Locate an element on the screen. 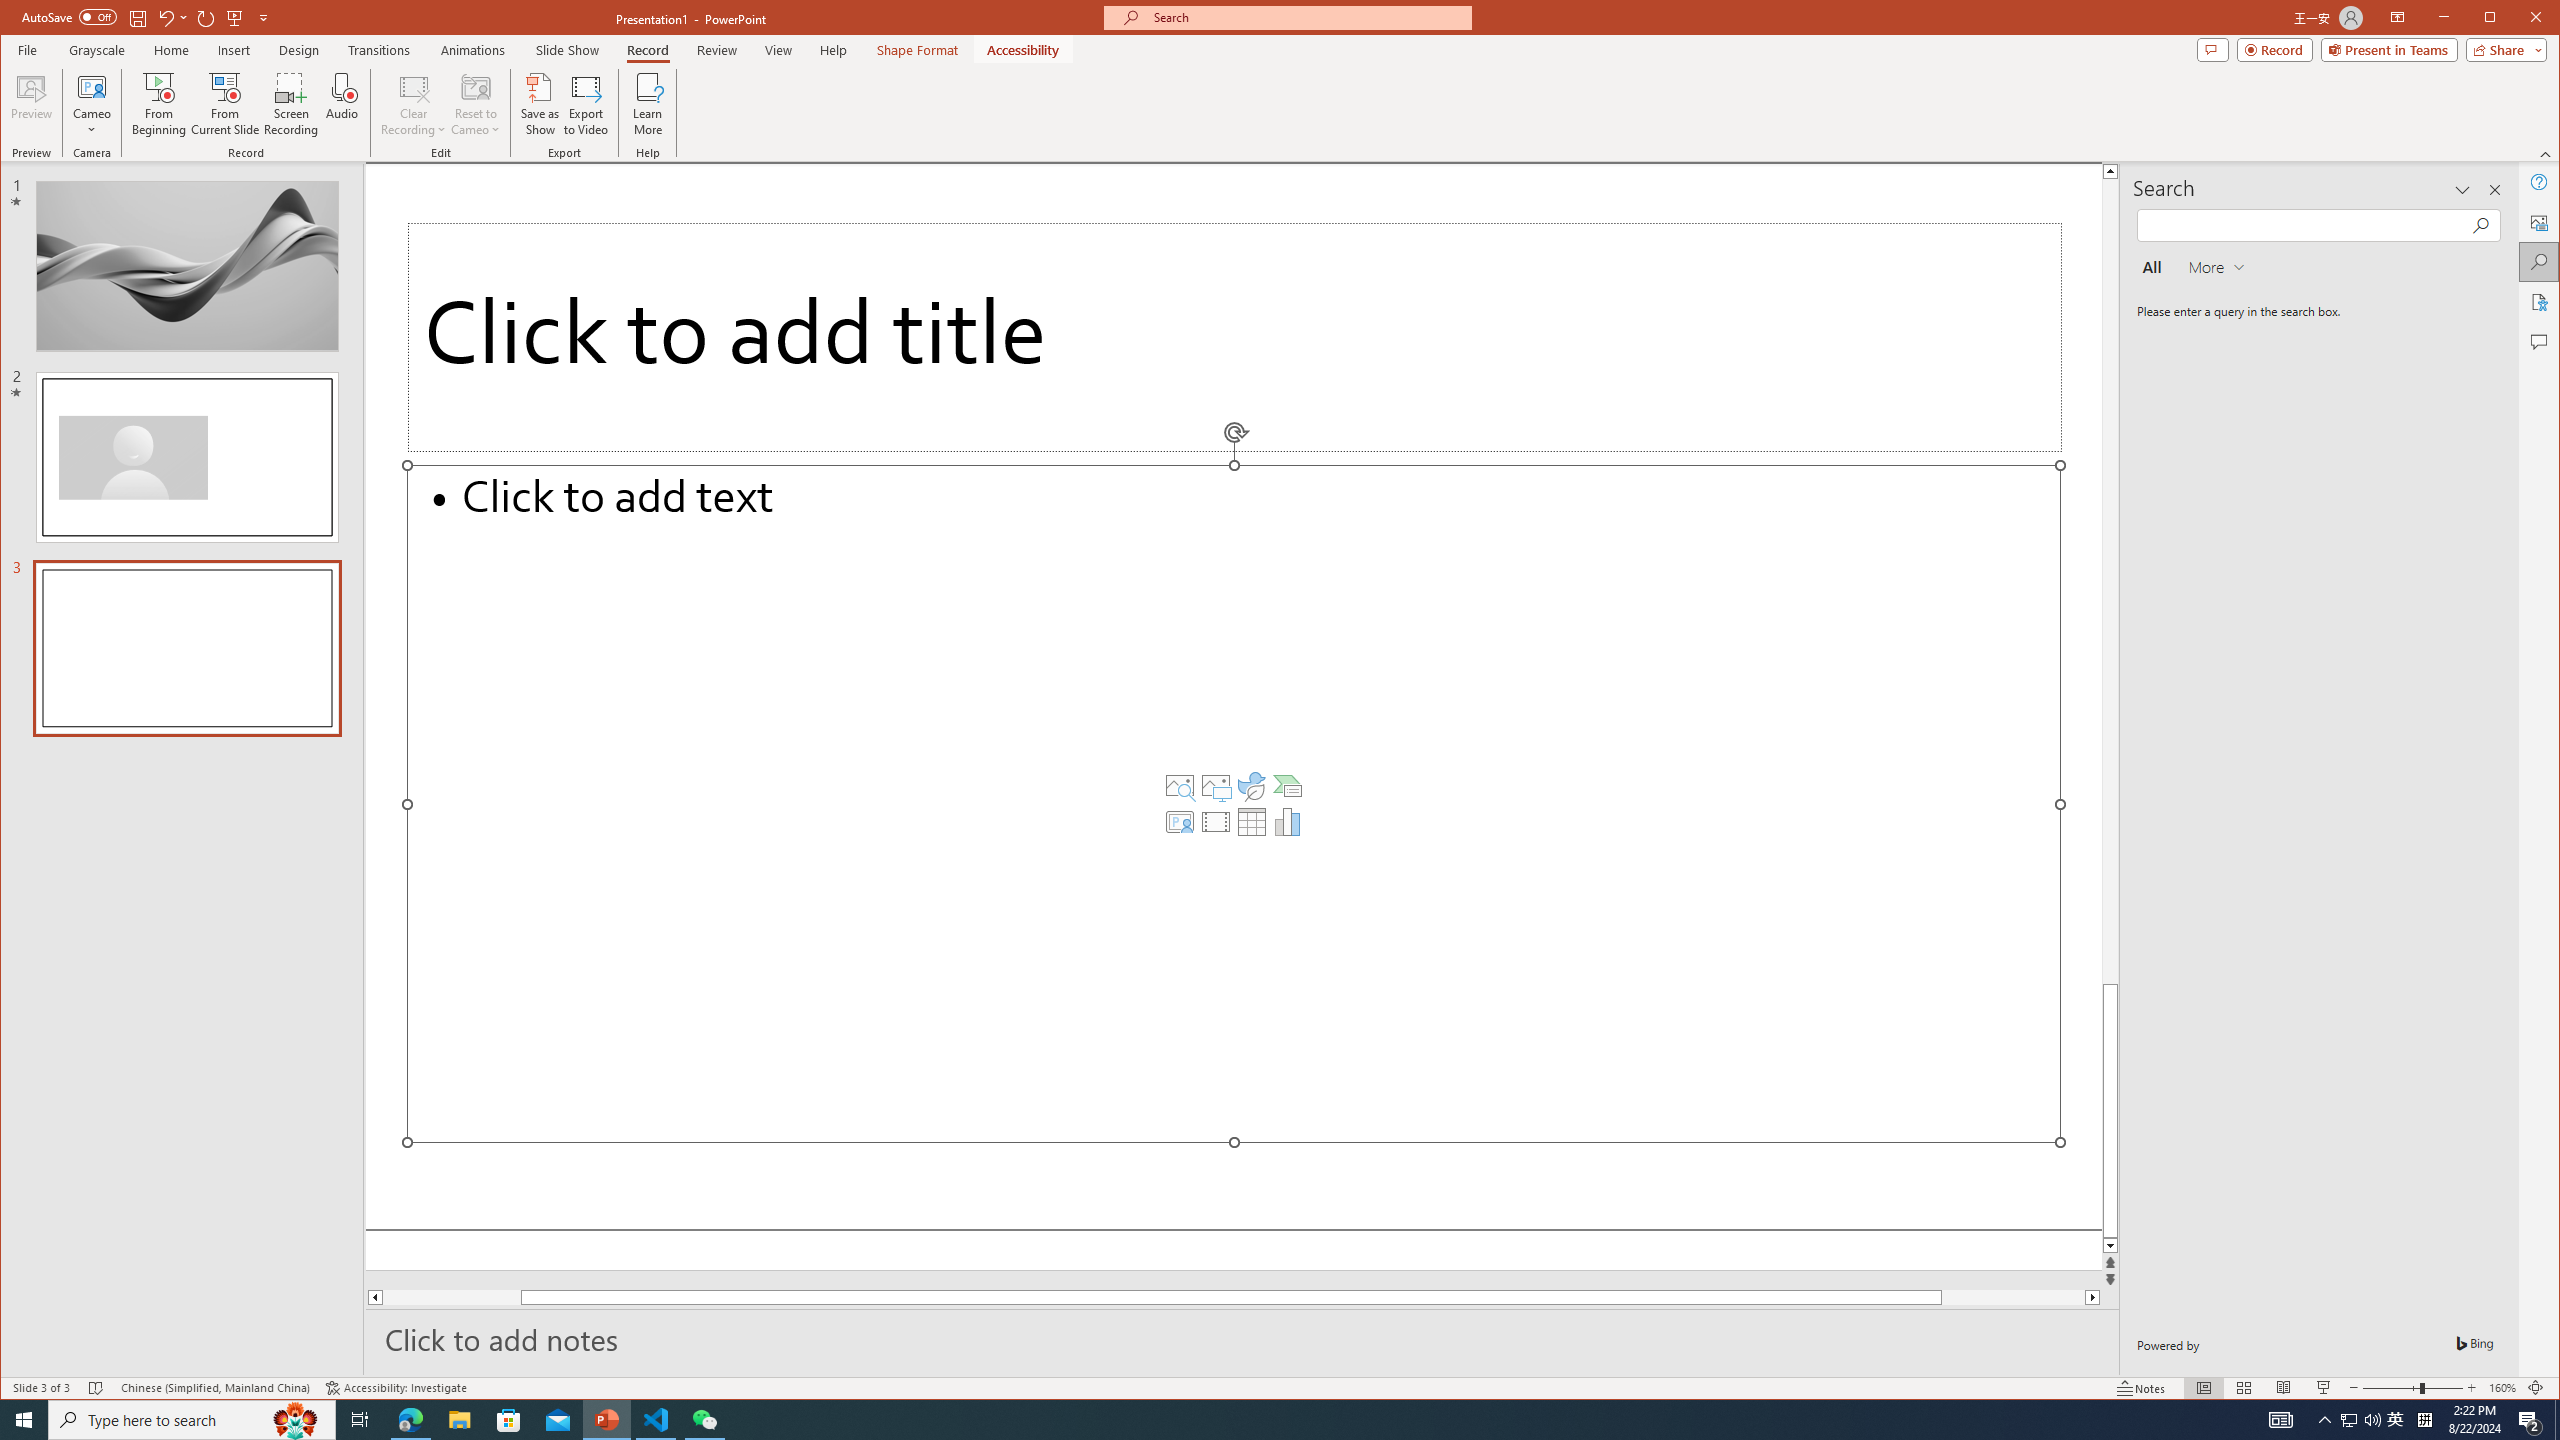 The height and width of the screenshot is (1440, 2560). 'Insert a SmartArt Graphic' is located at coordinates (1287, 785).